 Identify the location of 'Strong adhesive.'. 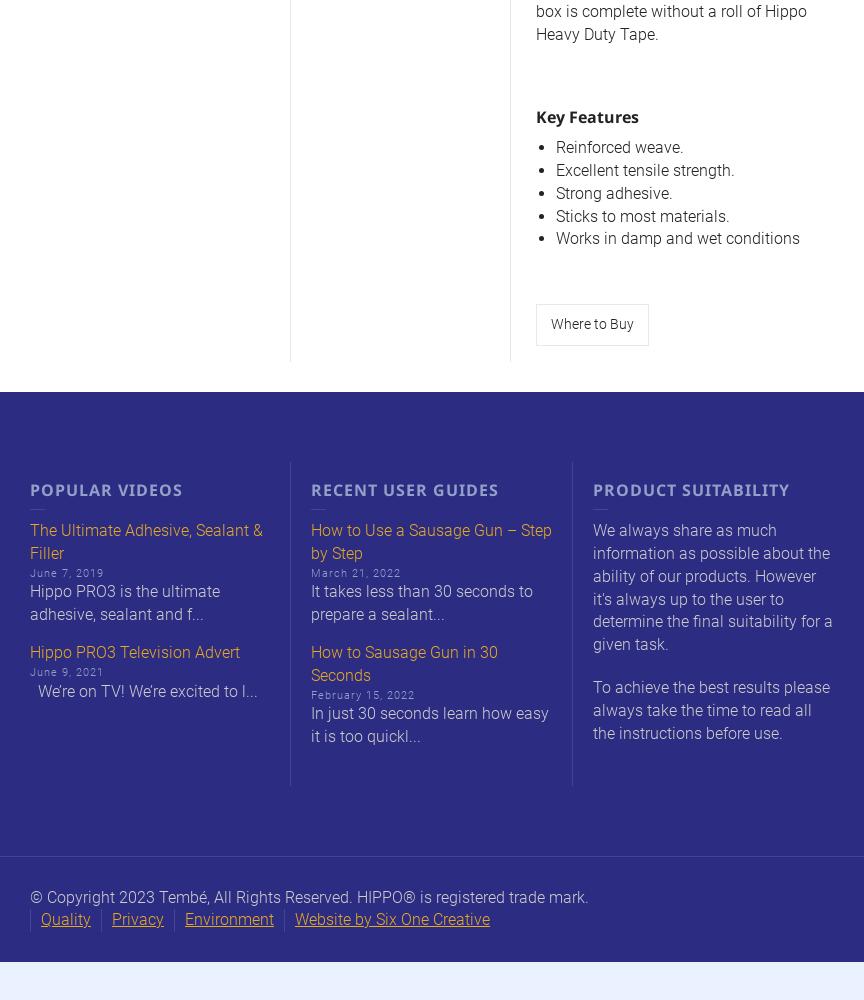
(613, 191).